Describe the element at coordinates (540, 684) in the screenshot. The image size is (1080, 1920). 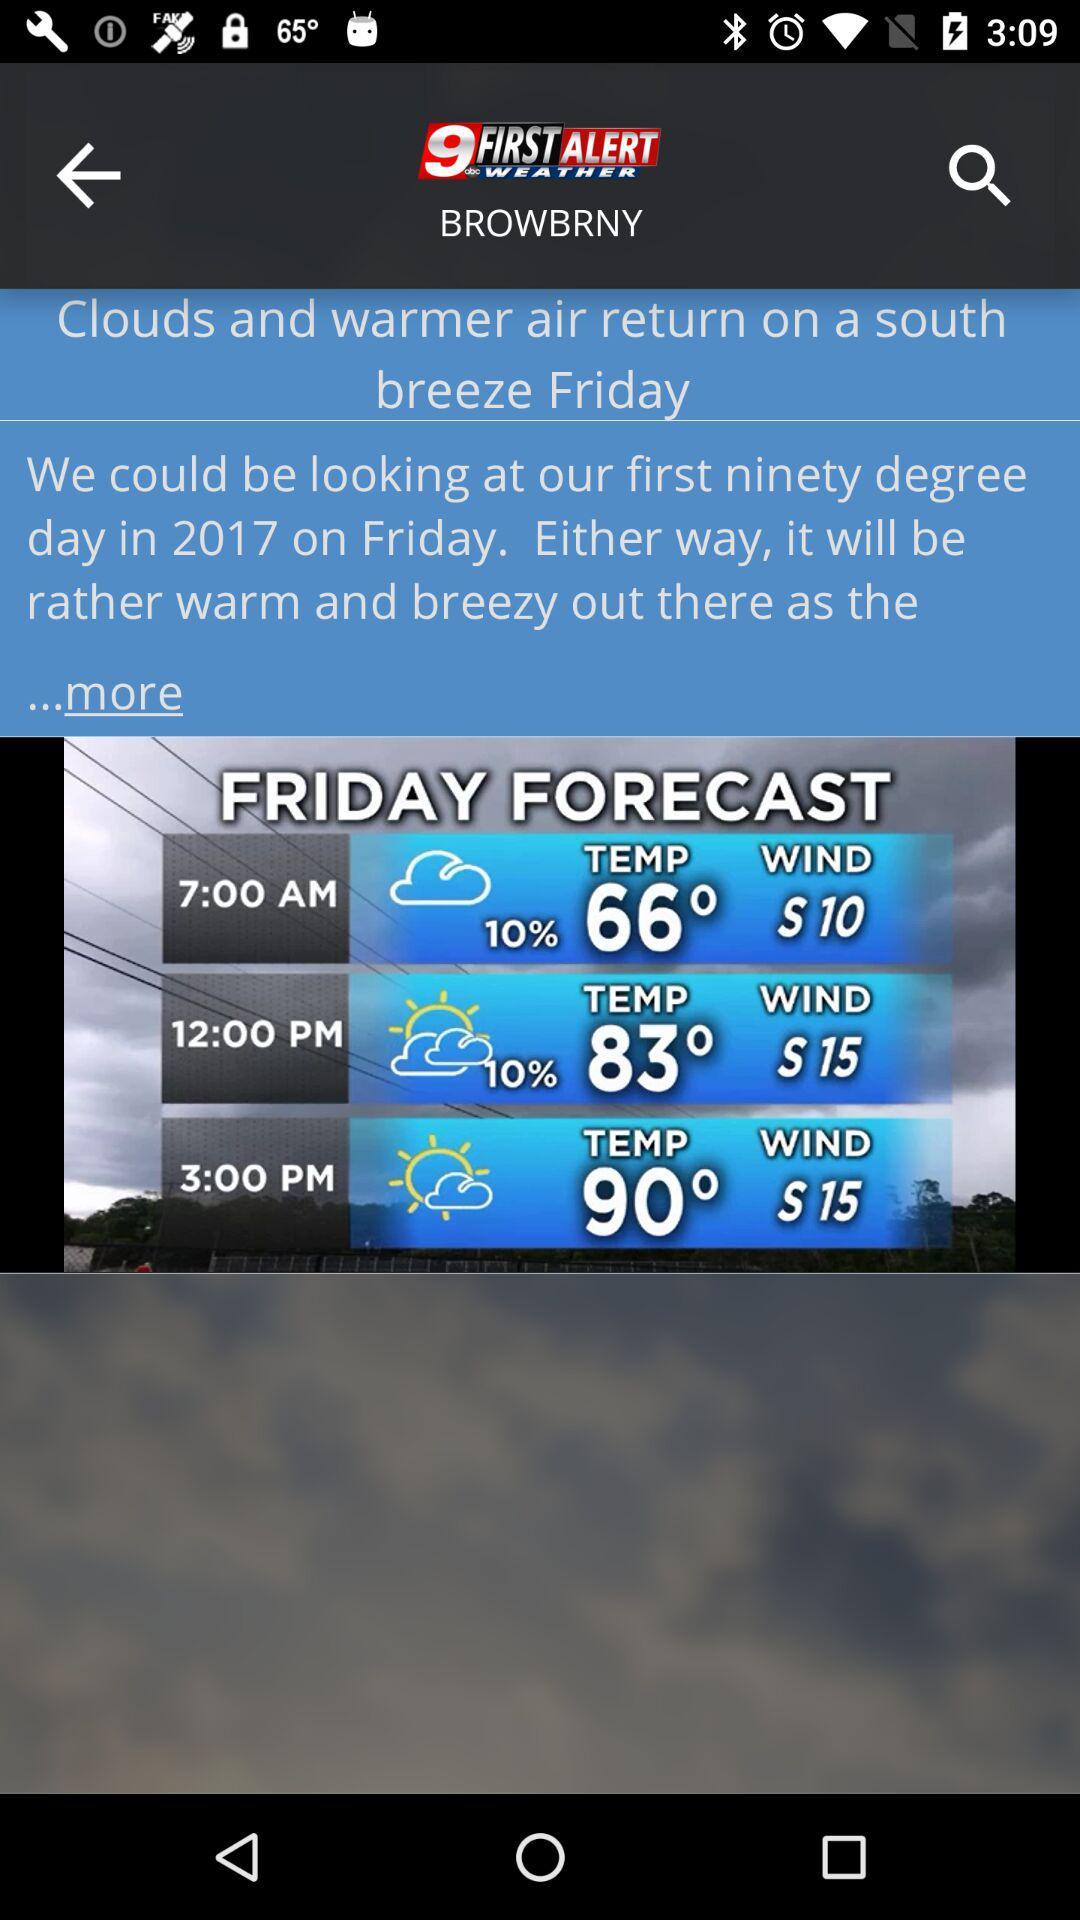
I see `...more item` at that location.